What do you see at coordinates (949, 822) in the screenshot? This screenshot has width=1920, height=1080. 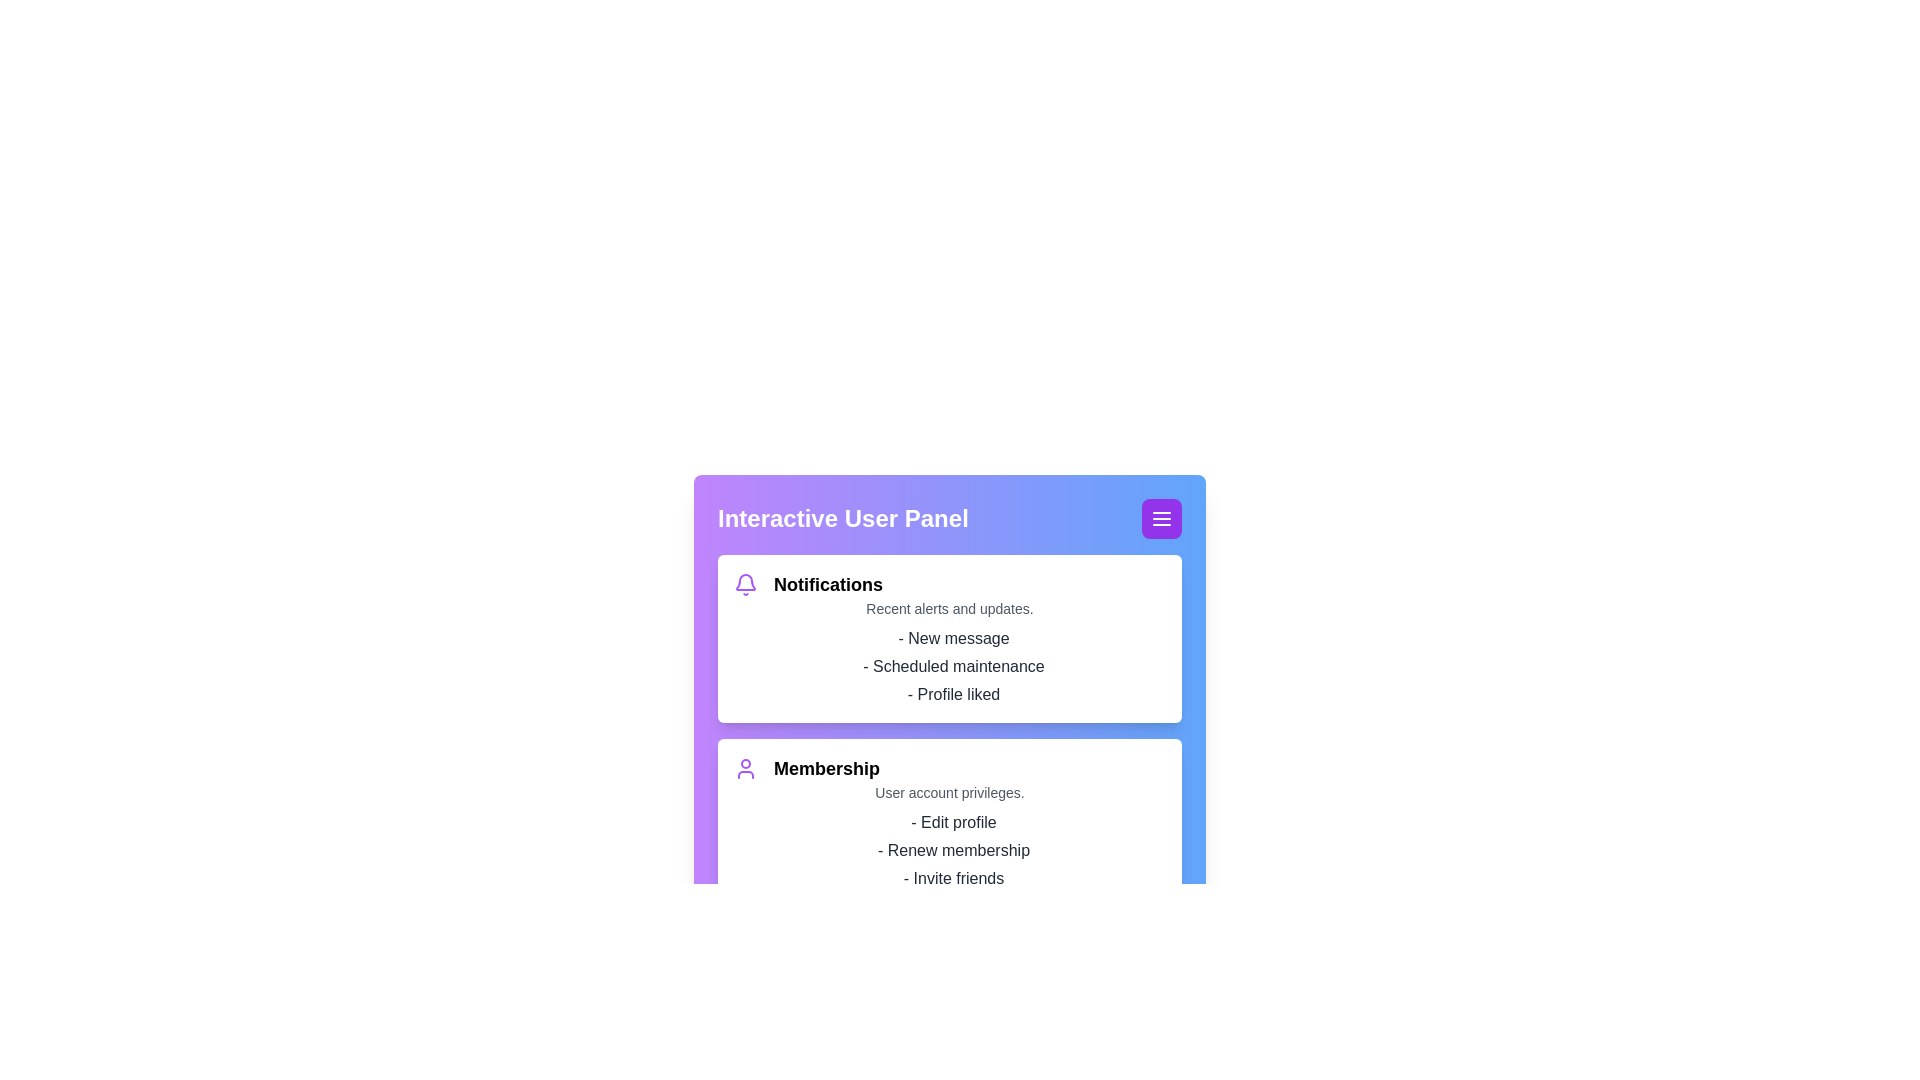 I see `the membership section by centering it in the viewport` at bounding box center [949, 822].